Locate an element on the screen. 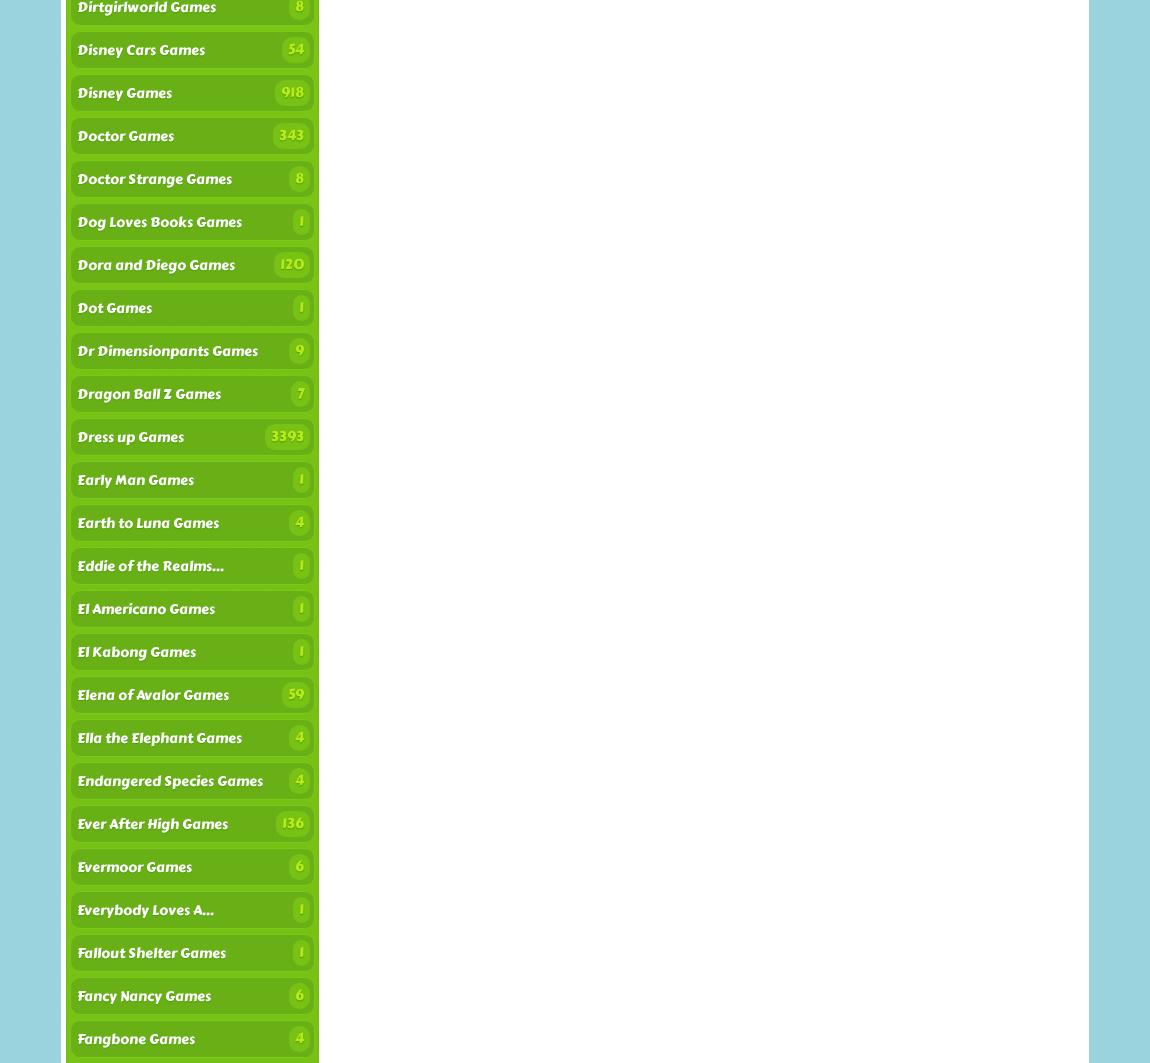 Image resolution: width=1150 pixels, height=1063 pixels. 'Disney Cars Games' is located at coordinates (76, 50).